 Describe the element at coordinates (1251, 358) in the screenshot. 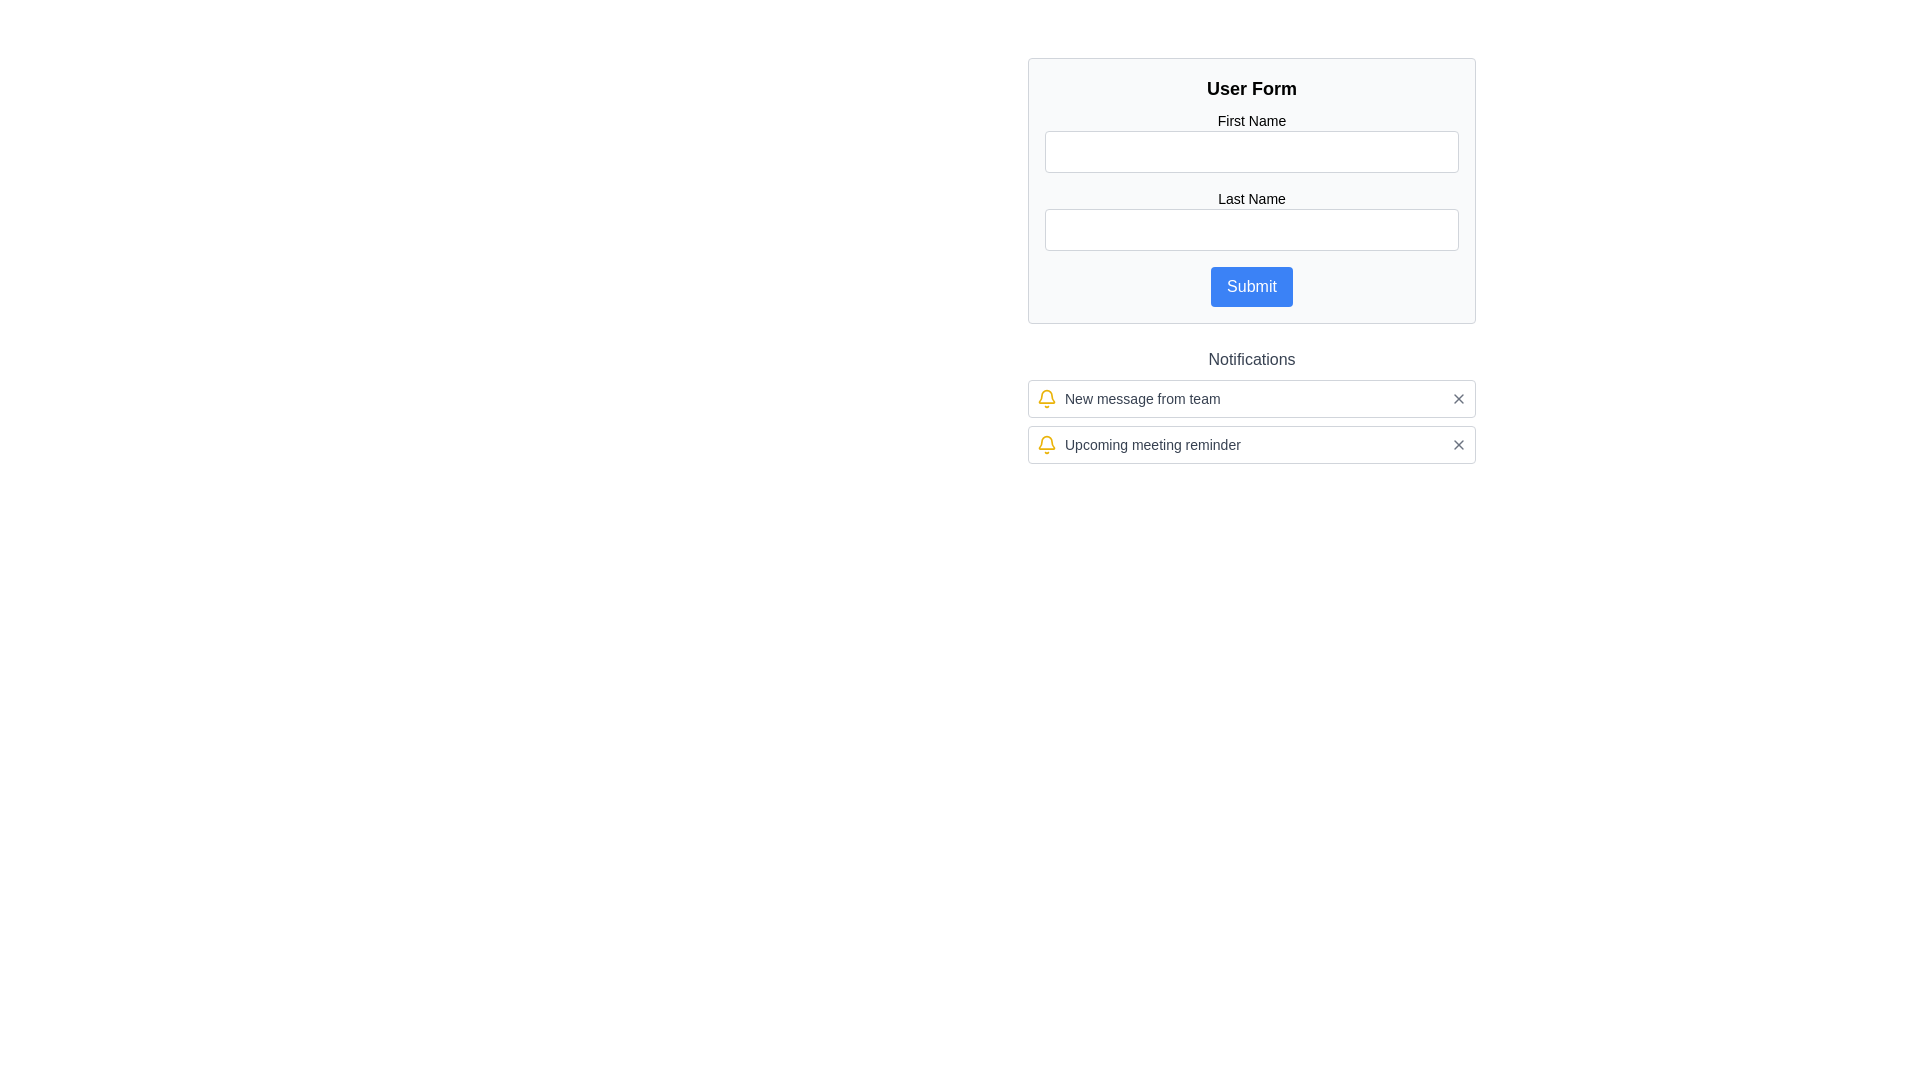

I see `the static text element displaying 'Notifications' at the top of the notification panel` at that location.